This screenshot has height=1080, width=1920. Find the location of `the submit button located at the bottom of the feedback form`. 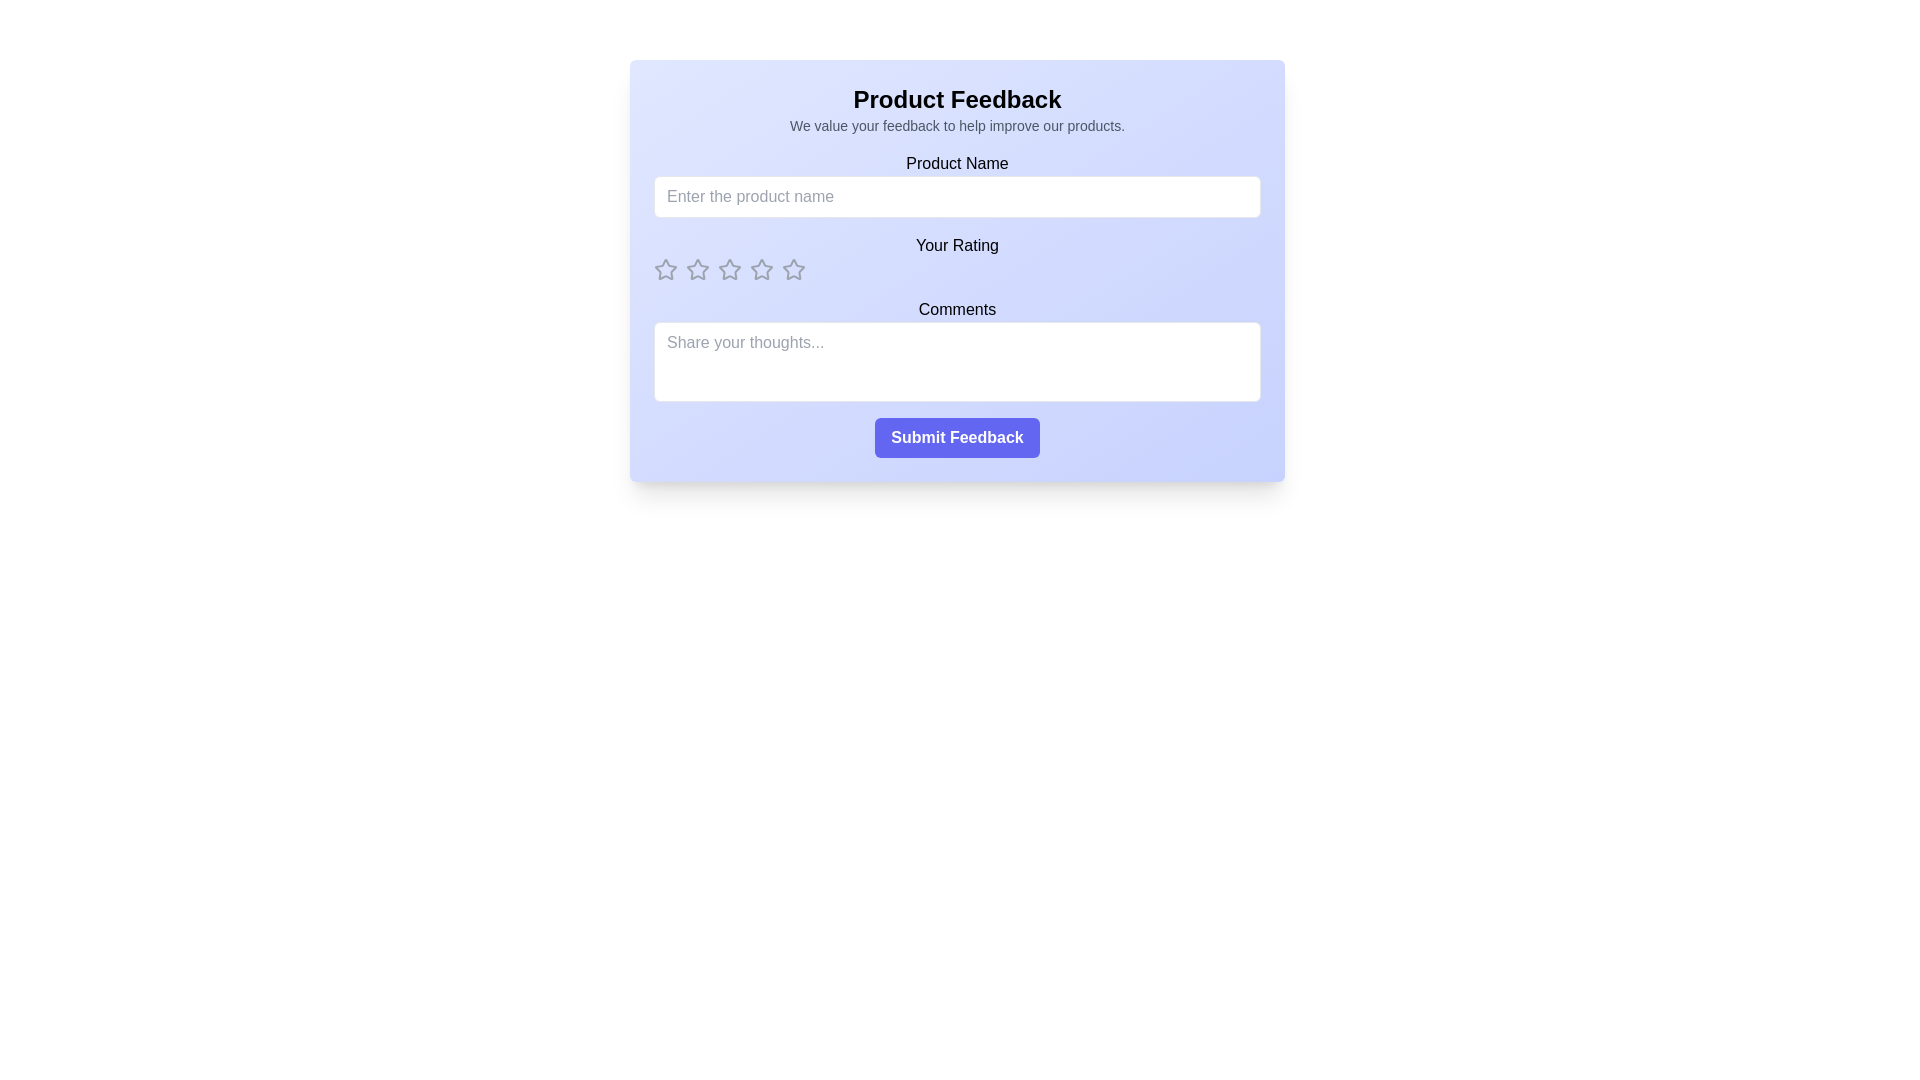

the submit button located at the bottom of the feedback form is located at coordinates (956, 437).